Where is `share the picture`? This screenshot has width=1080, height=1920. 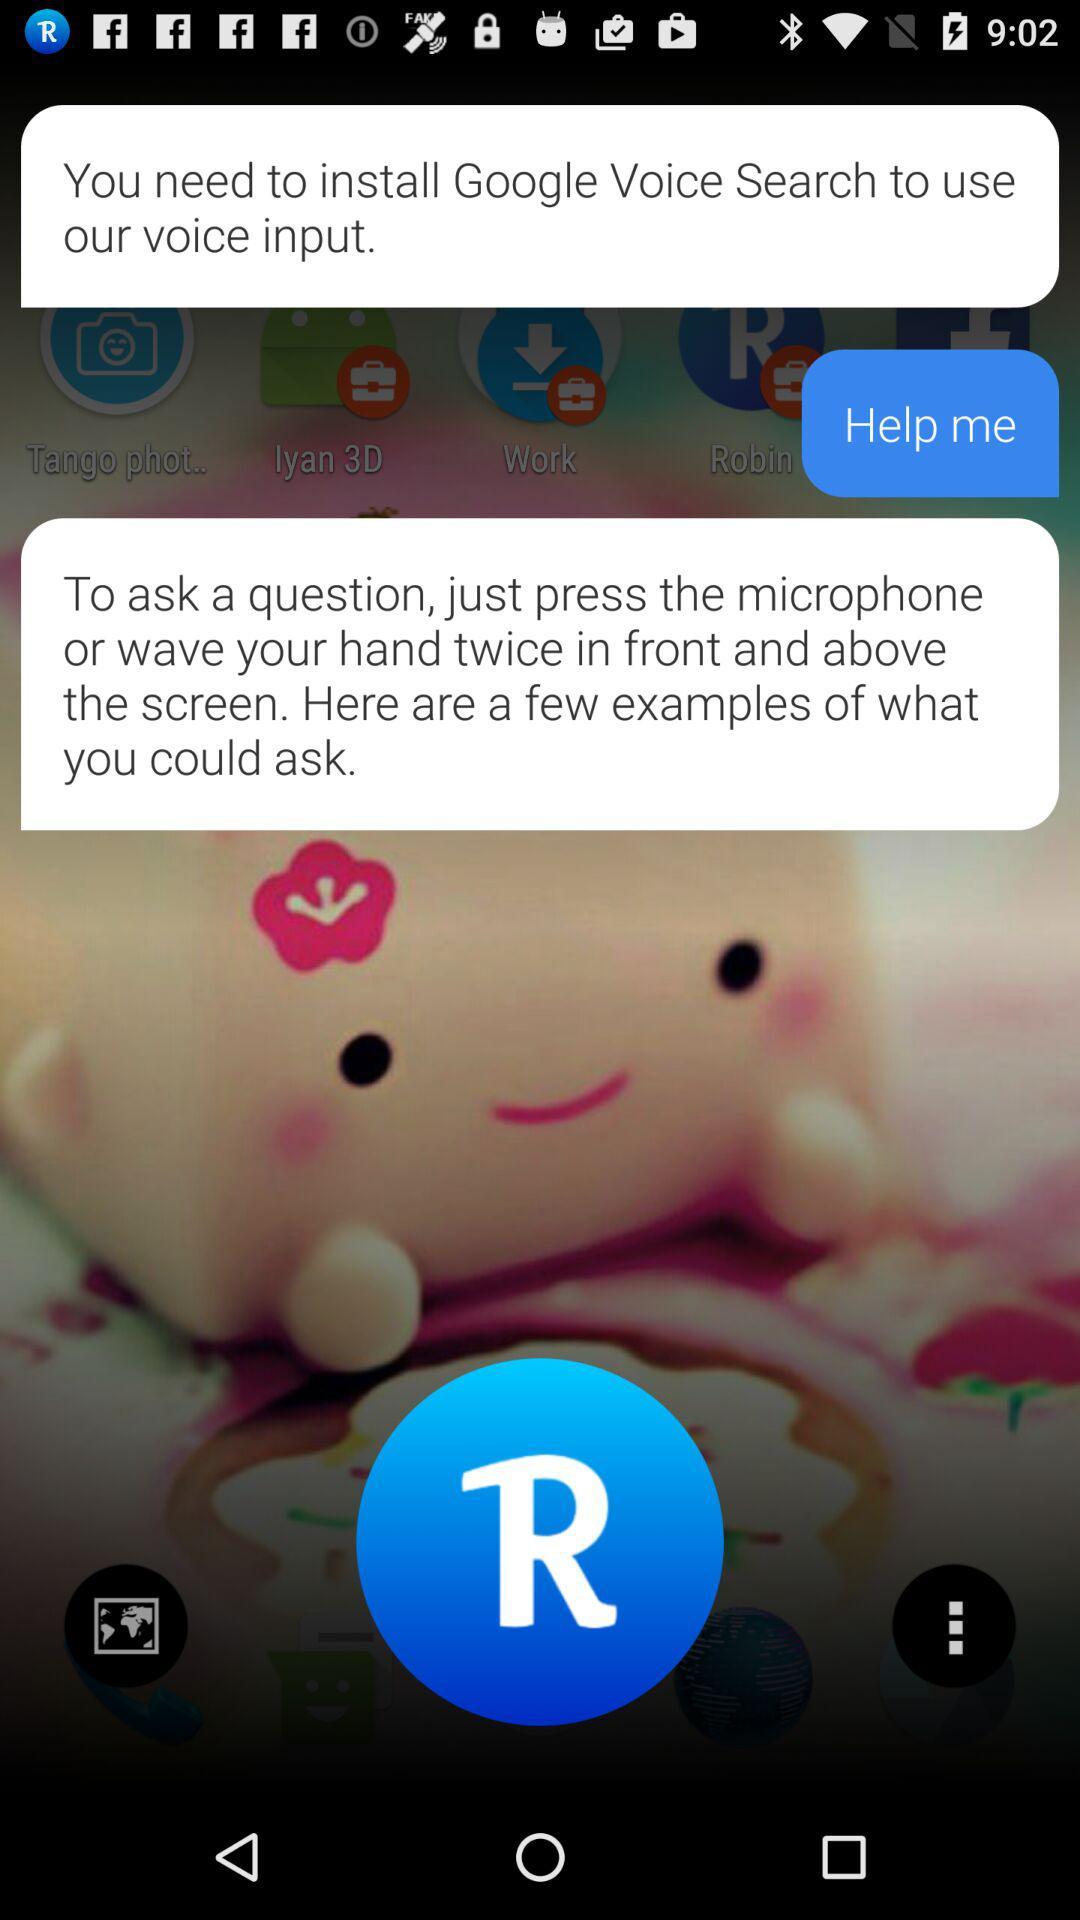 share the picture is located at coordinates (126, 1626).